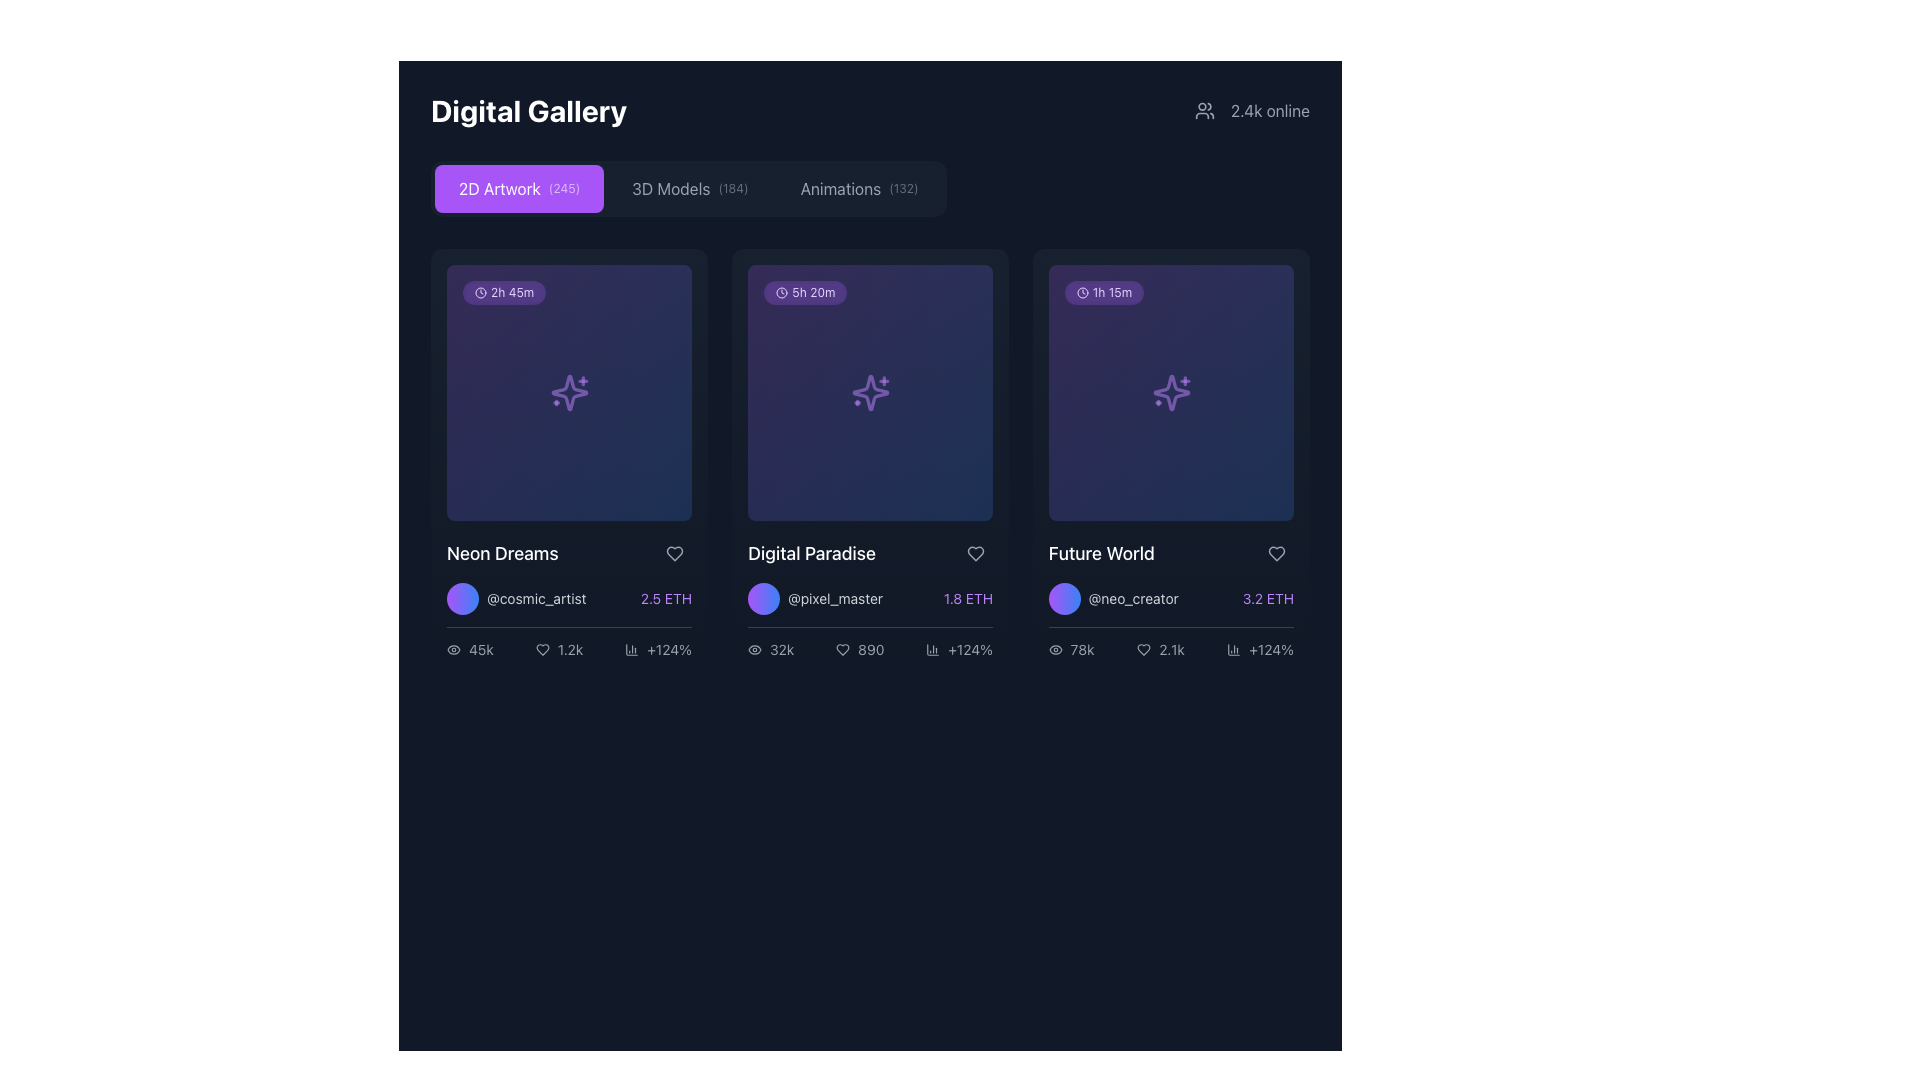  Describe the element at coordinates (1171, 393) in the screenshot. I see `the decorative star-like icon with a light purple color located centrally in the 'Future World' card, above the text section` at that location.